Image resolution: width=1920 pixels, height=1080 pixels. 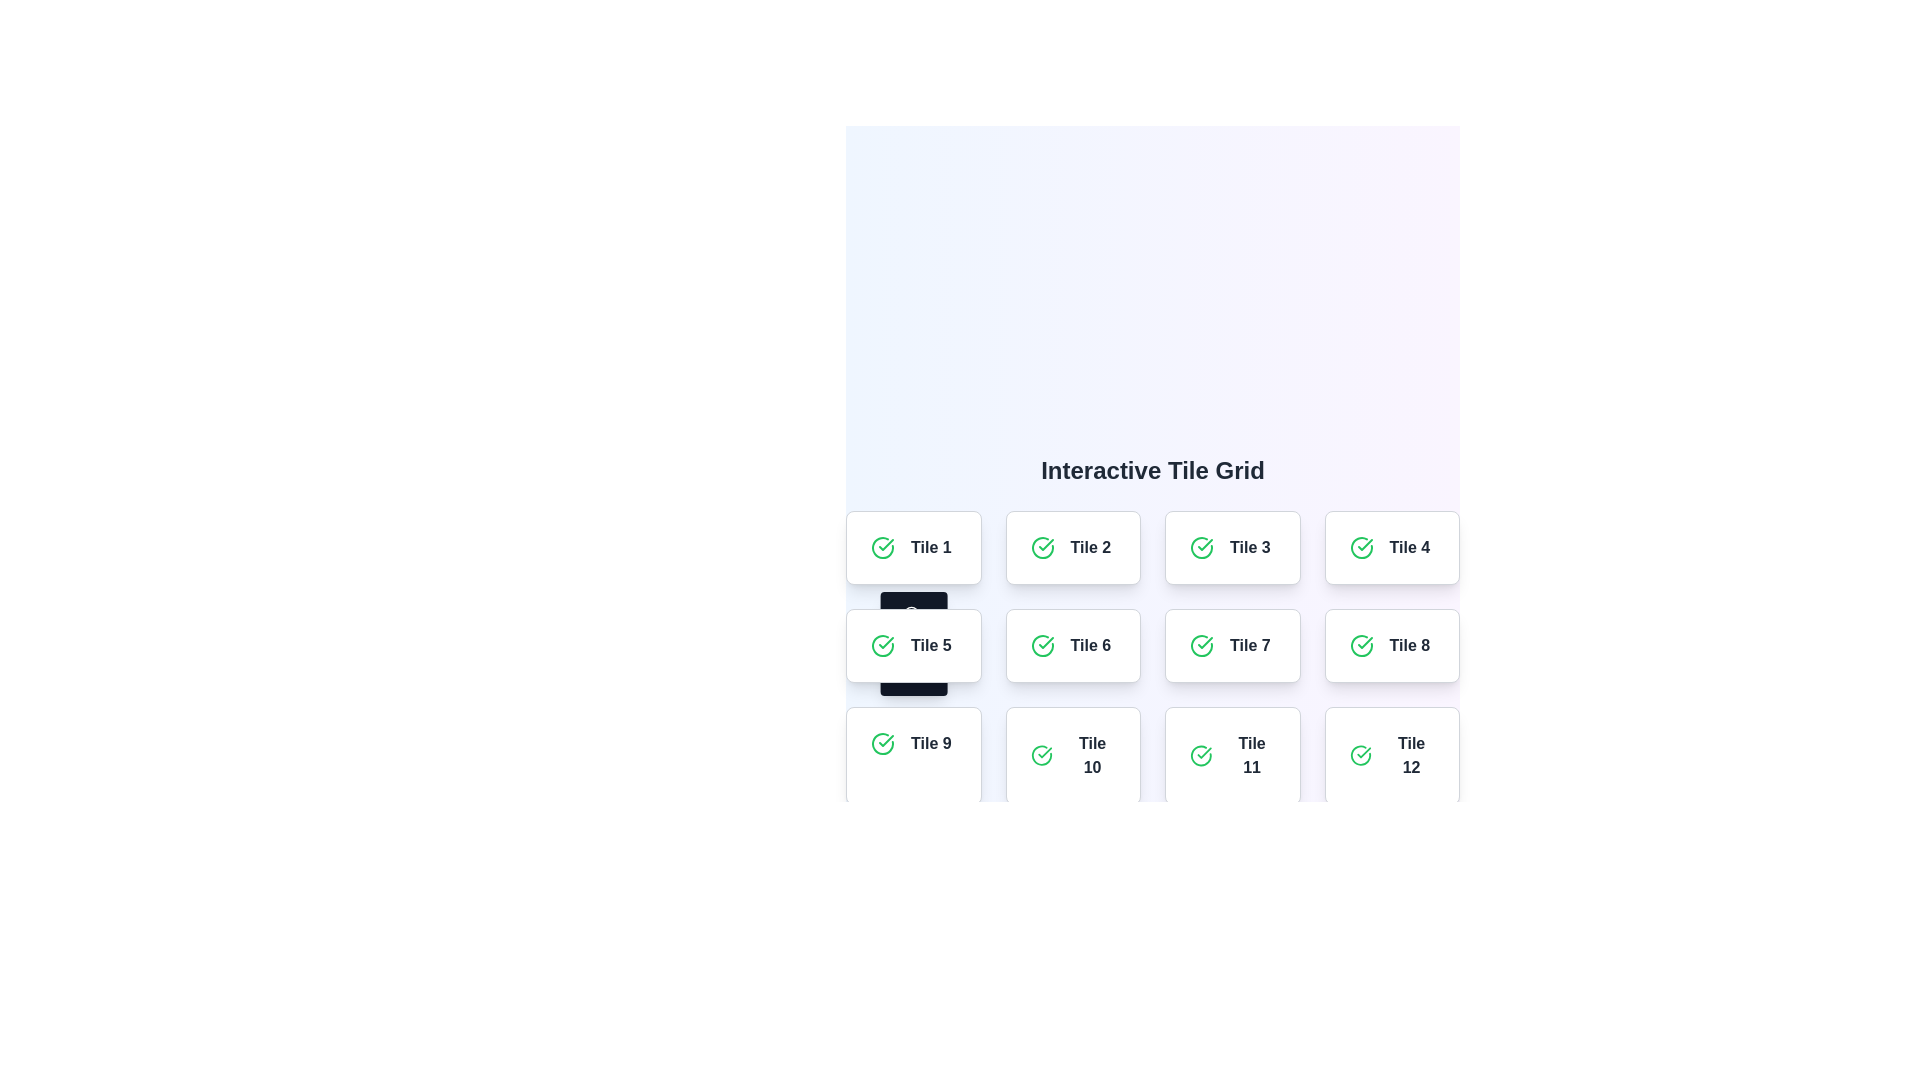 I want to click on the non-interactive Tile element located in the bottom-right position of the grid, specifically the fourth tile in the last row, so click(x=1391, y=756).